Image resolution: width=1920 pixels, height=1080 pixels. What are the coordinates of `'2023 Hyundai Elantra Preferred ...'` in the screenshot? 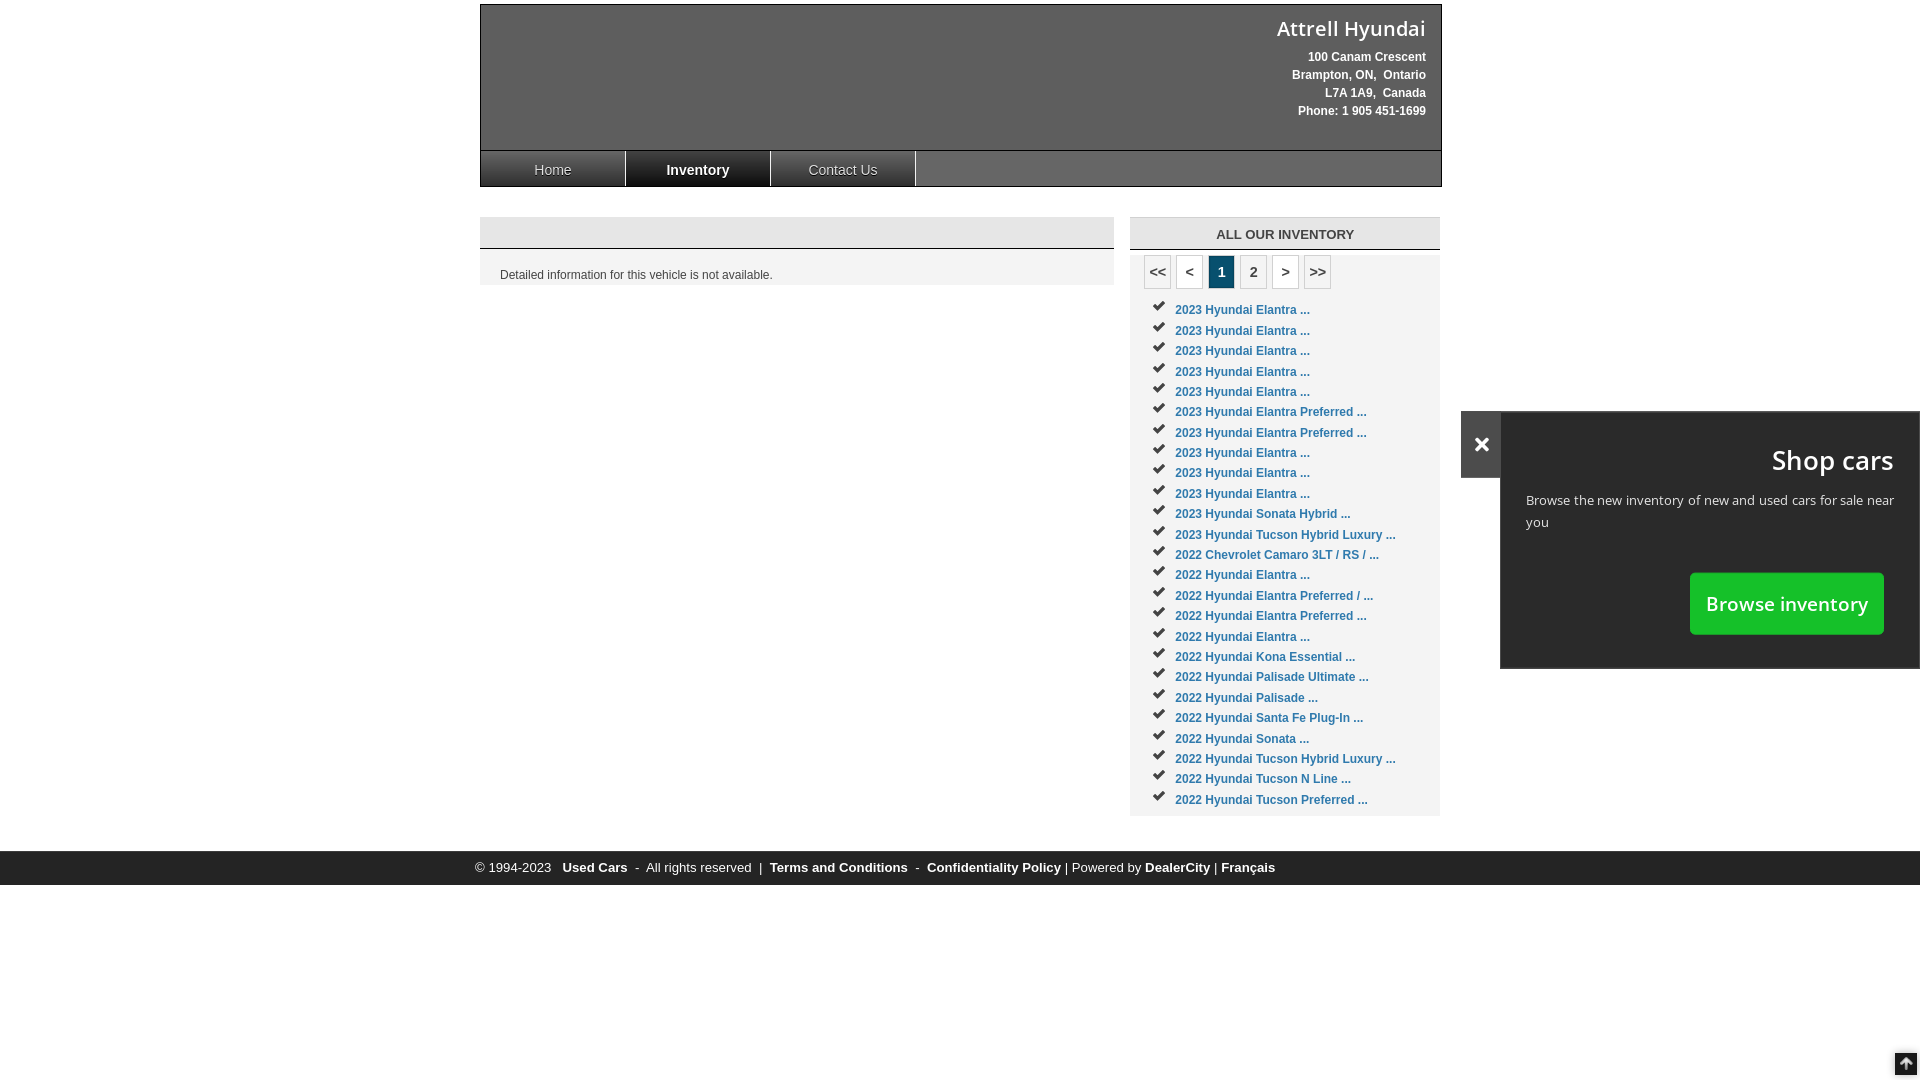 It's located at (1269, 431).